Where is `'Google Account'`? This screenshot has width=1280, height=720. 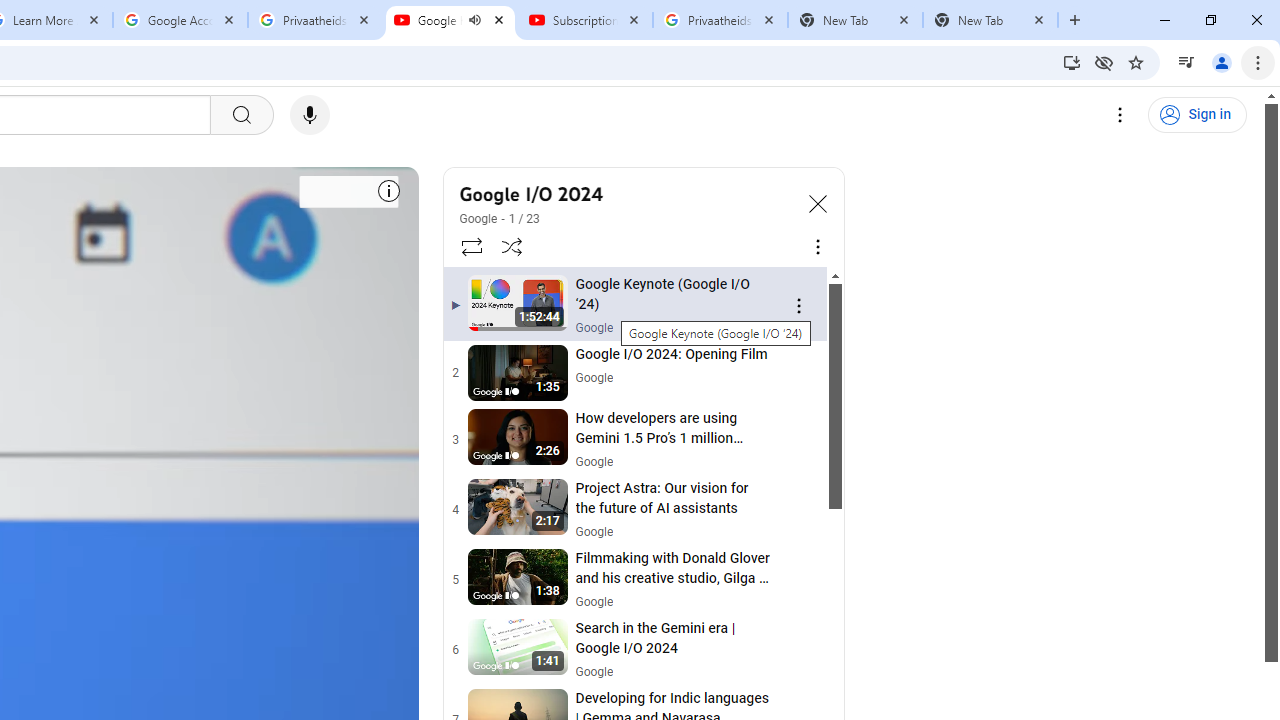
'Google Account' is located at coordinates (180, 20).